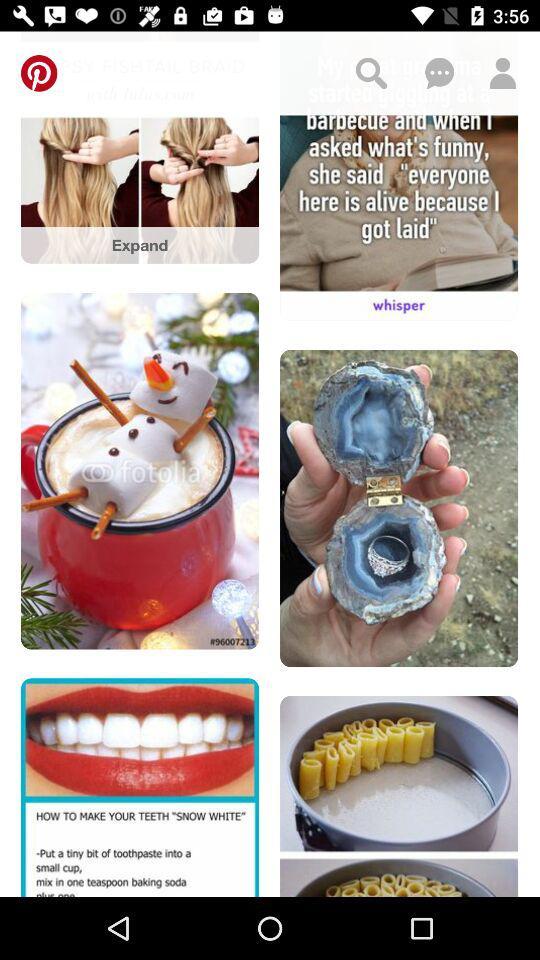  Describe the element at coordinates (370, 73) in the screenshot. I see `search feature` at that location.